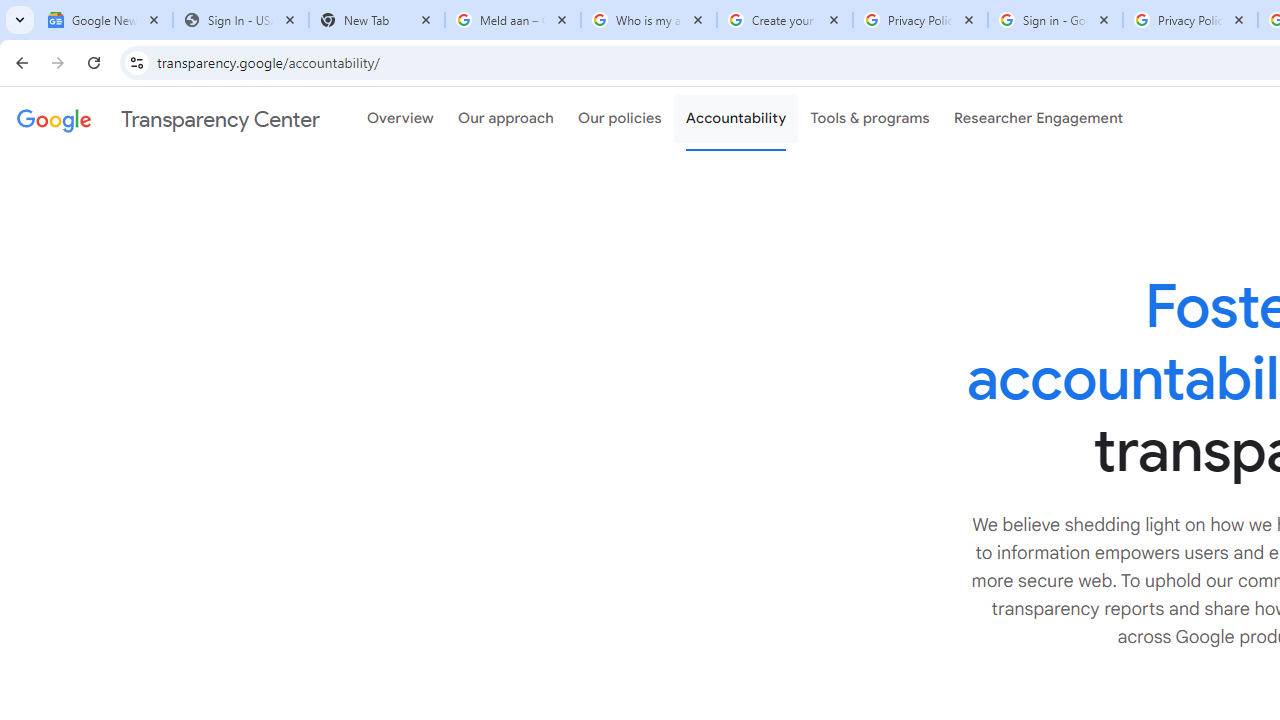 The width and height of the screenshot is (1280, 720). I want to click on 'Accountability', so click(735, 119).